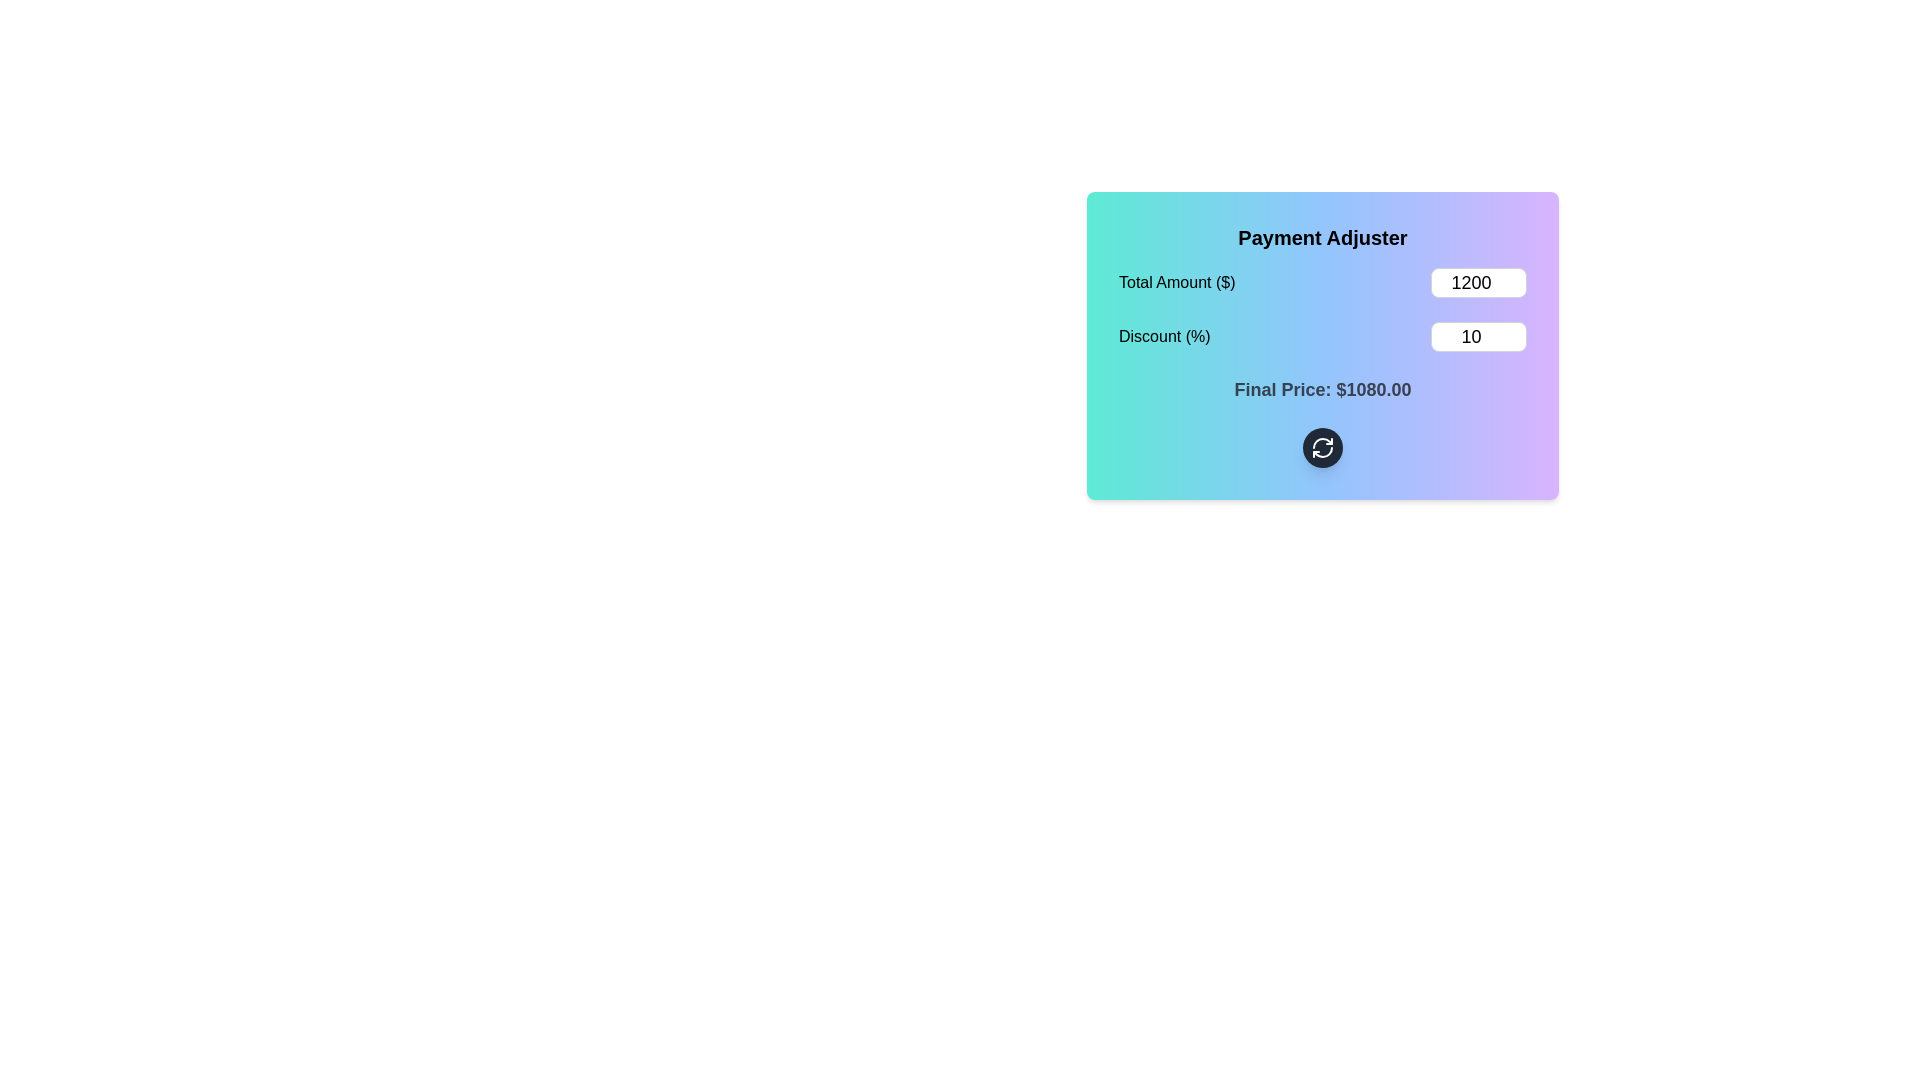 Image resolution: width=1920 pixels, height=1080 pixels. Describe the element at coordinates (1323, 446) in the screenshot. I see `the refresh button located at the bottom center of the card interface to observe its hover effects` at that location.